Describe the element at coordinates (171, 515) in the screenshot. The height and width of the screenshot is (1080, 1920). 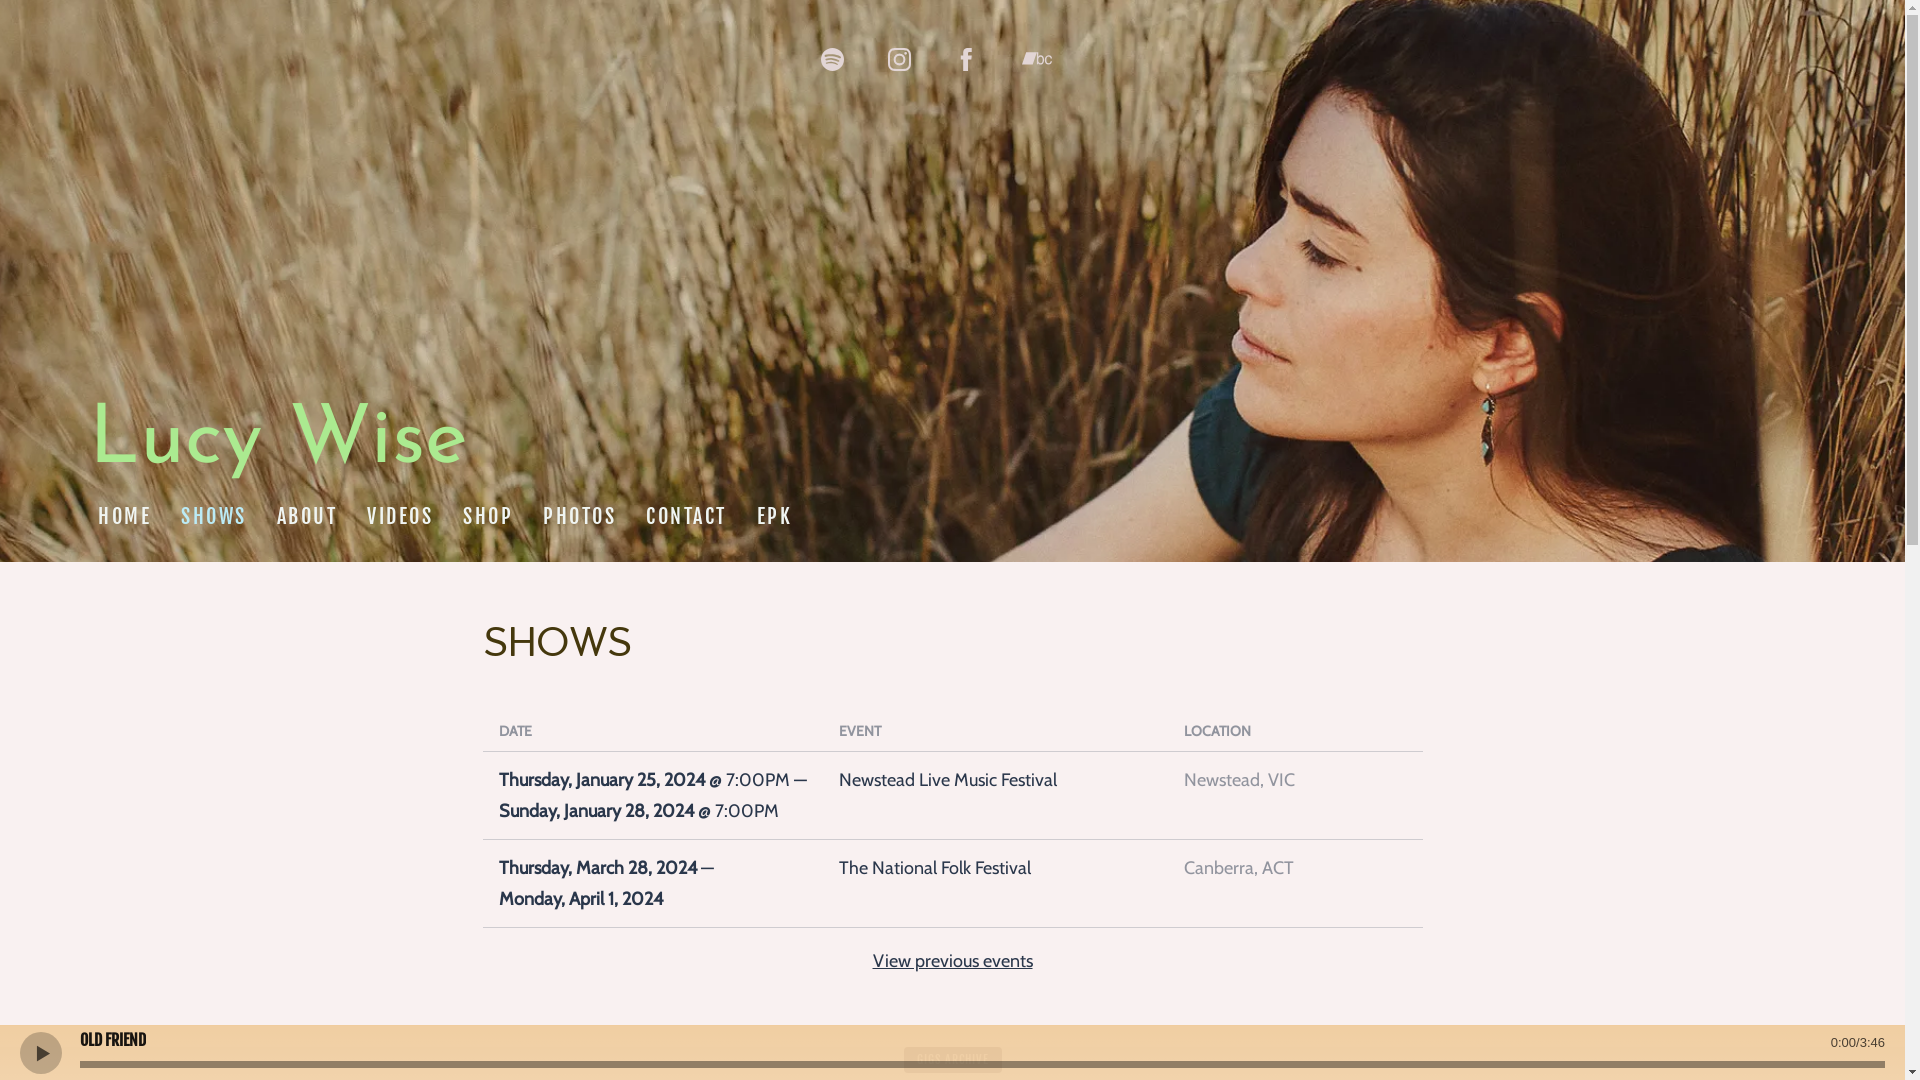
I see `'SHOWS'` at that location.